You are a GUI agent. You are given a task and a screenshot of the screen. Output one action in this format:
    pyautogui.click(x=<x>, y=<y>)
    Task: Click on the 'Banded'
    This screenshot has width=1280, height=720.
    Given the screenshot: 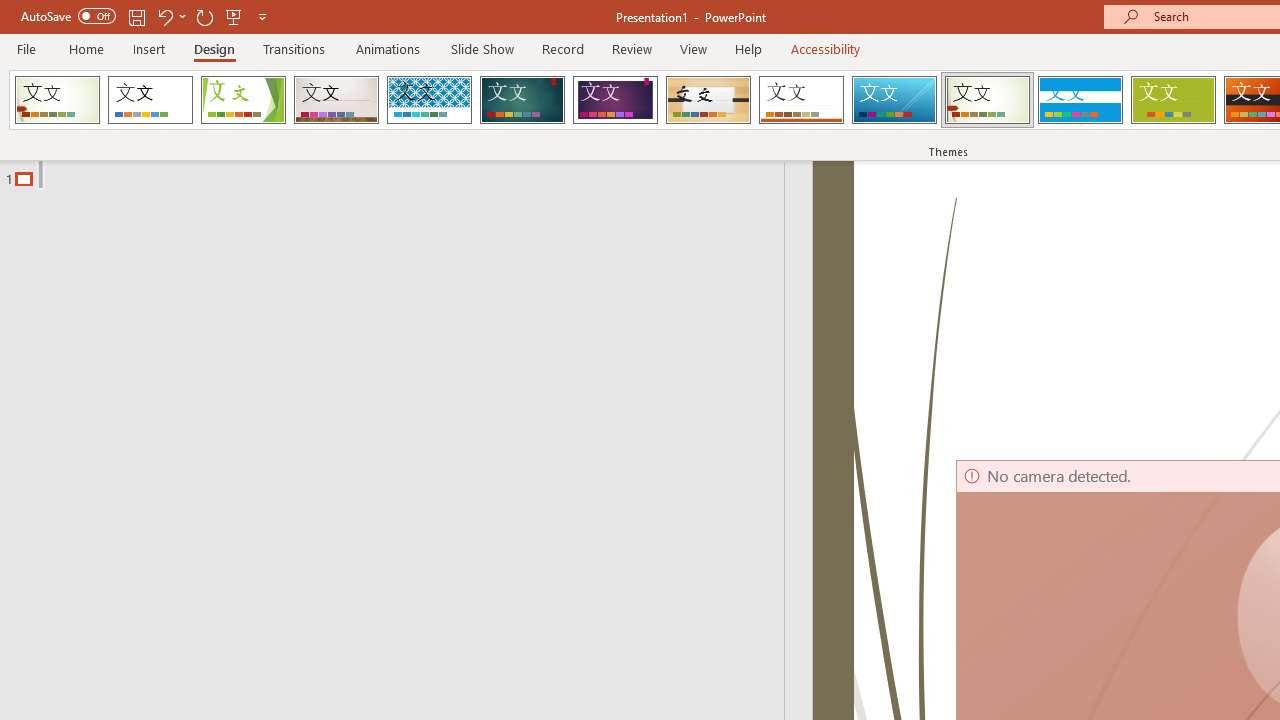 What is the action you would take?
    pyautogui.click(x=1079, y=100)
    